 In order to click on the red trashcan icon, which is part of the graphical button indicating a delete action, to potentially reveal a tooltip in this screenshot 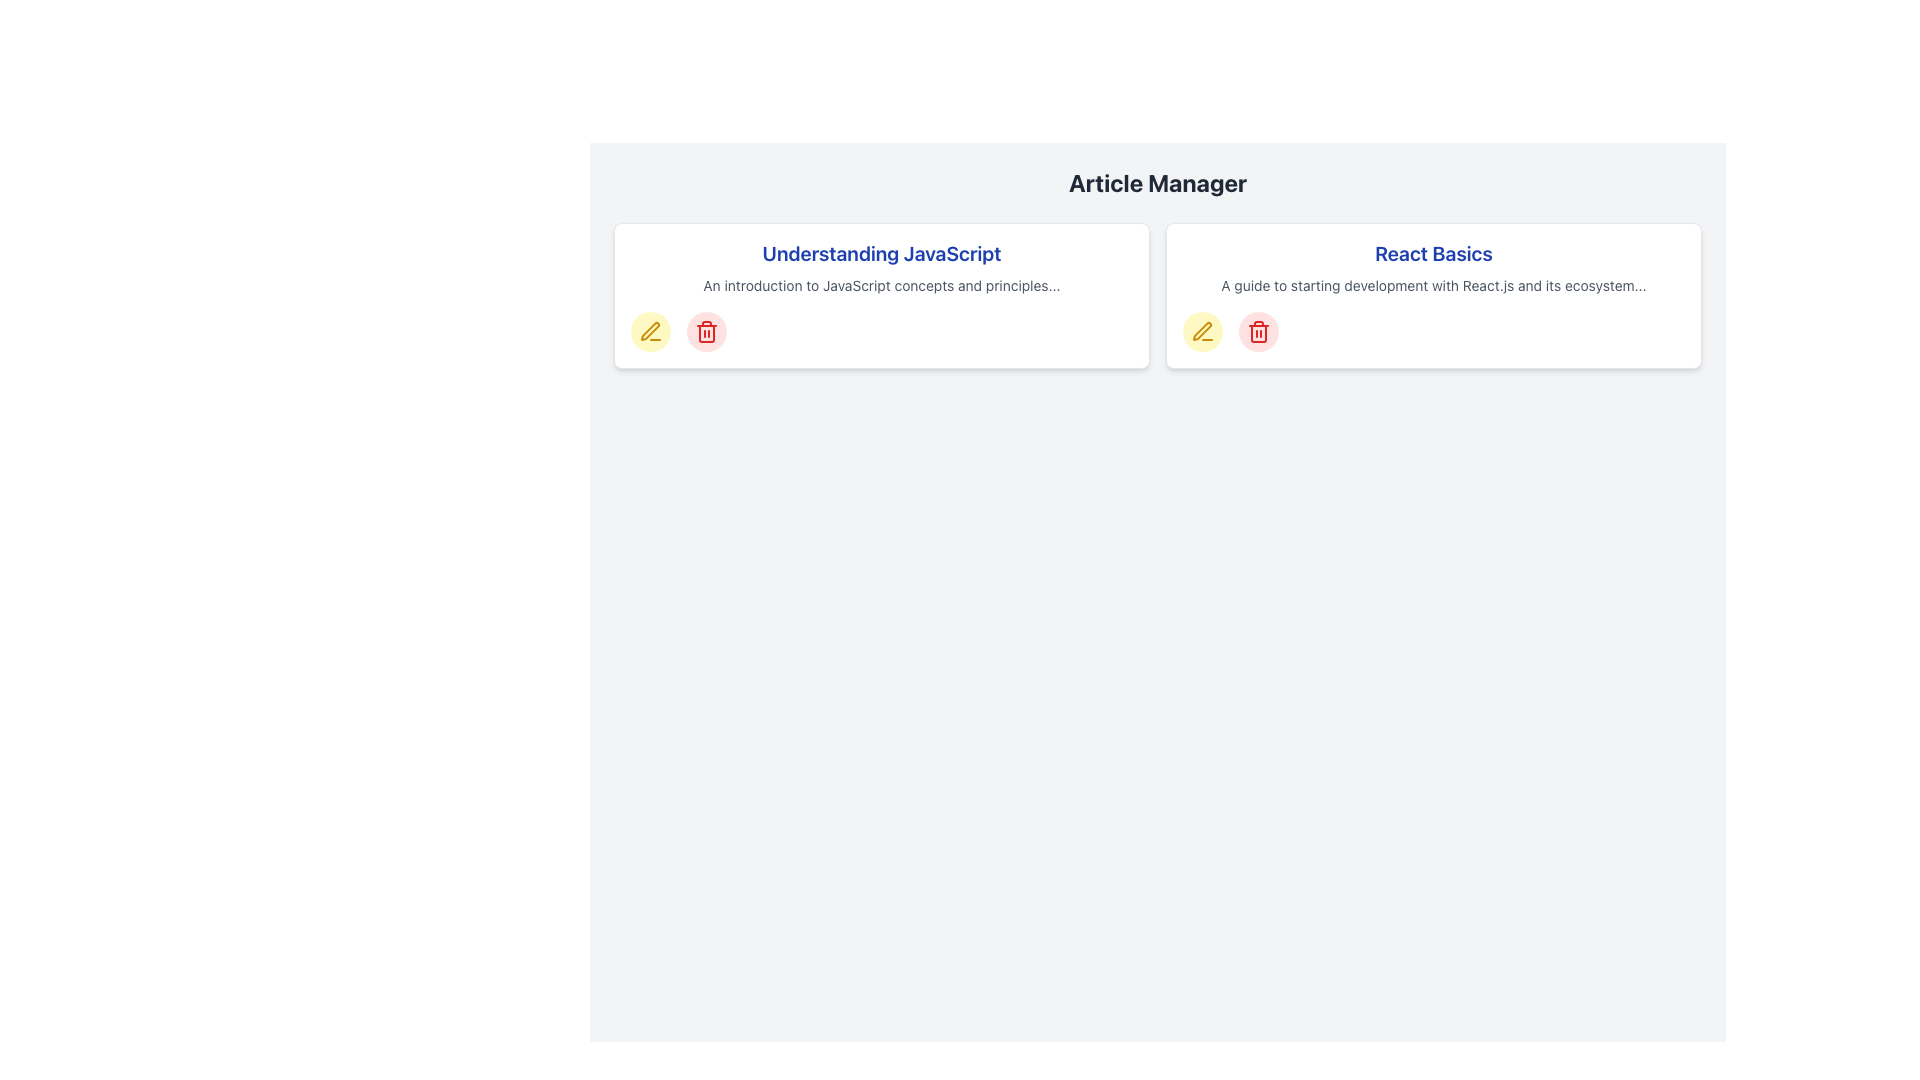, I will do `click(706, 333)`.